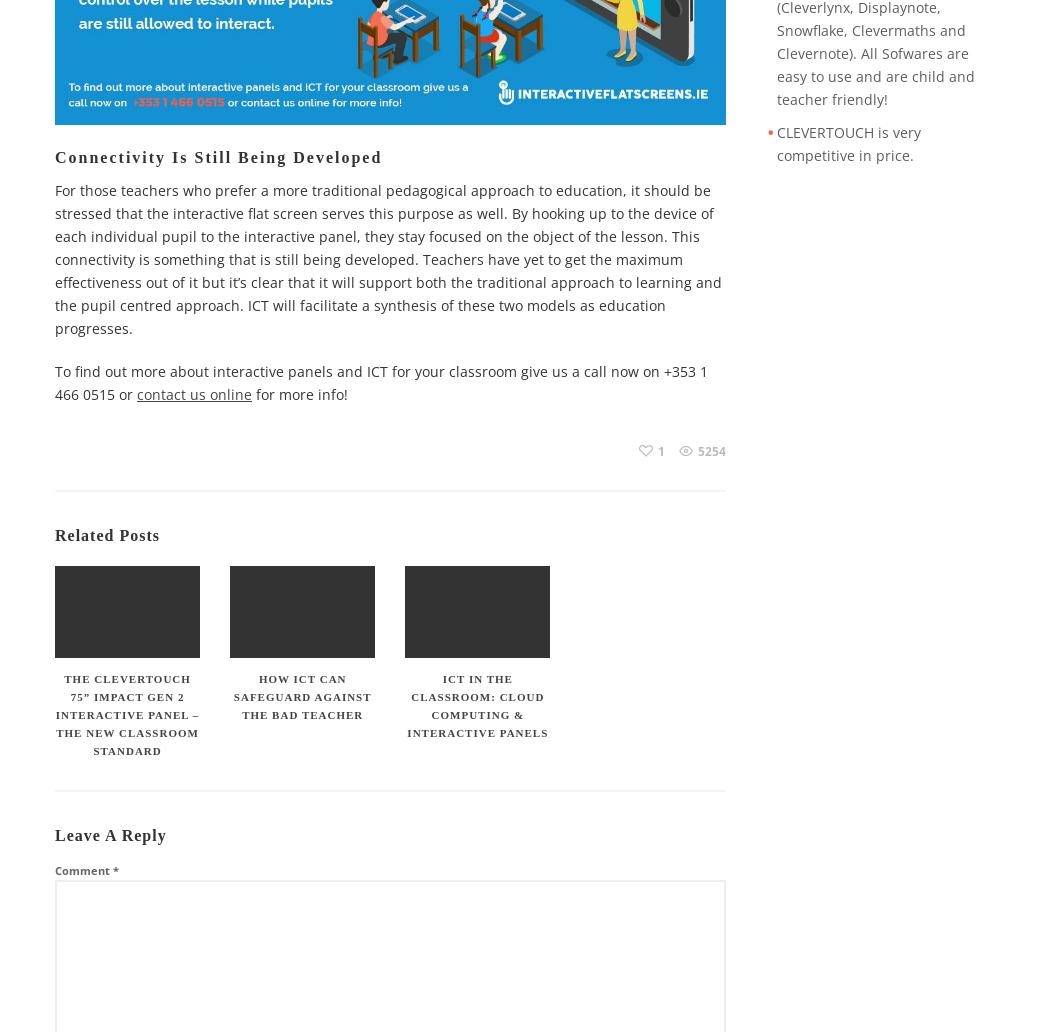 The width and height of the screenshot is (1050, 1032). I want to click on 'Leave a Reply', so click(110, 835).